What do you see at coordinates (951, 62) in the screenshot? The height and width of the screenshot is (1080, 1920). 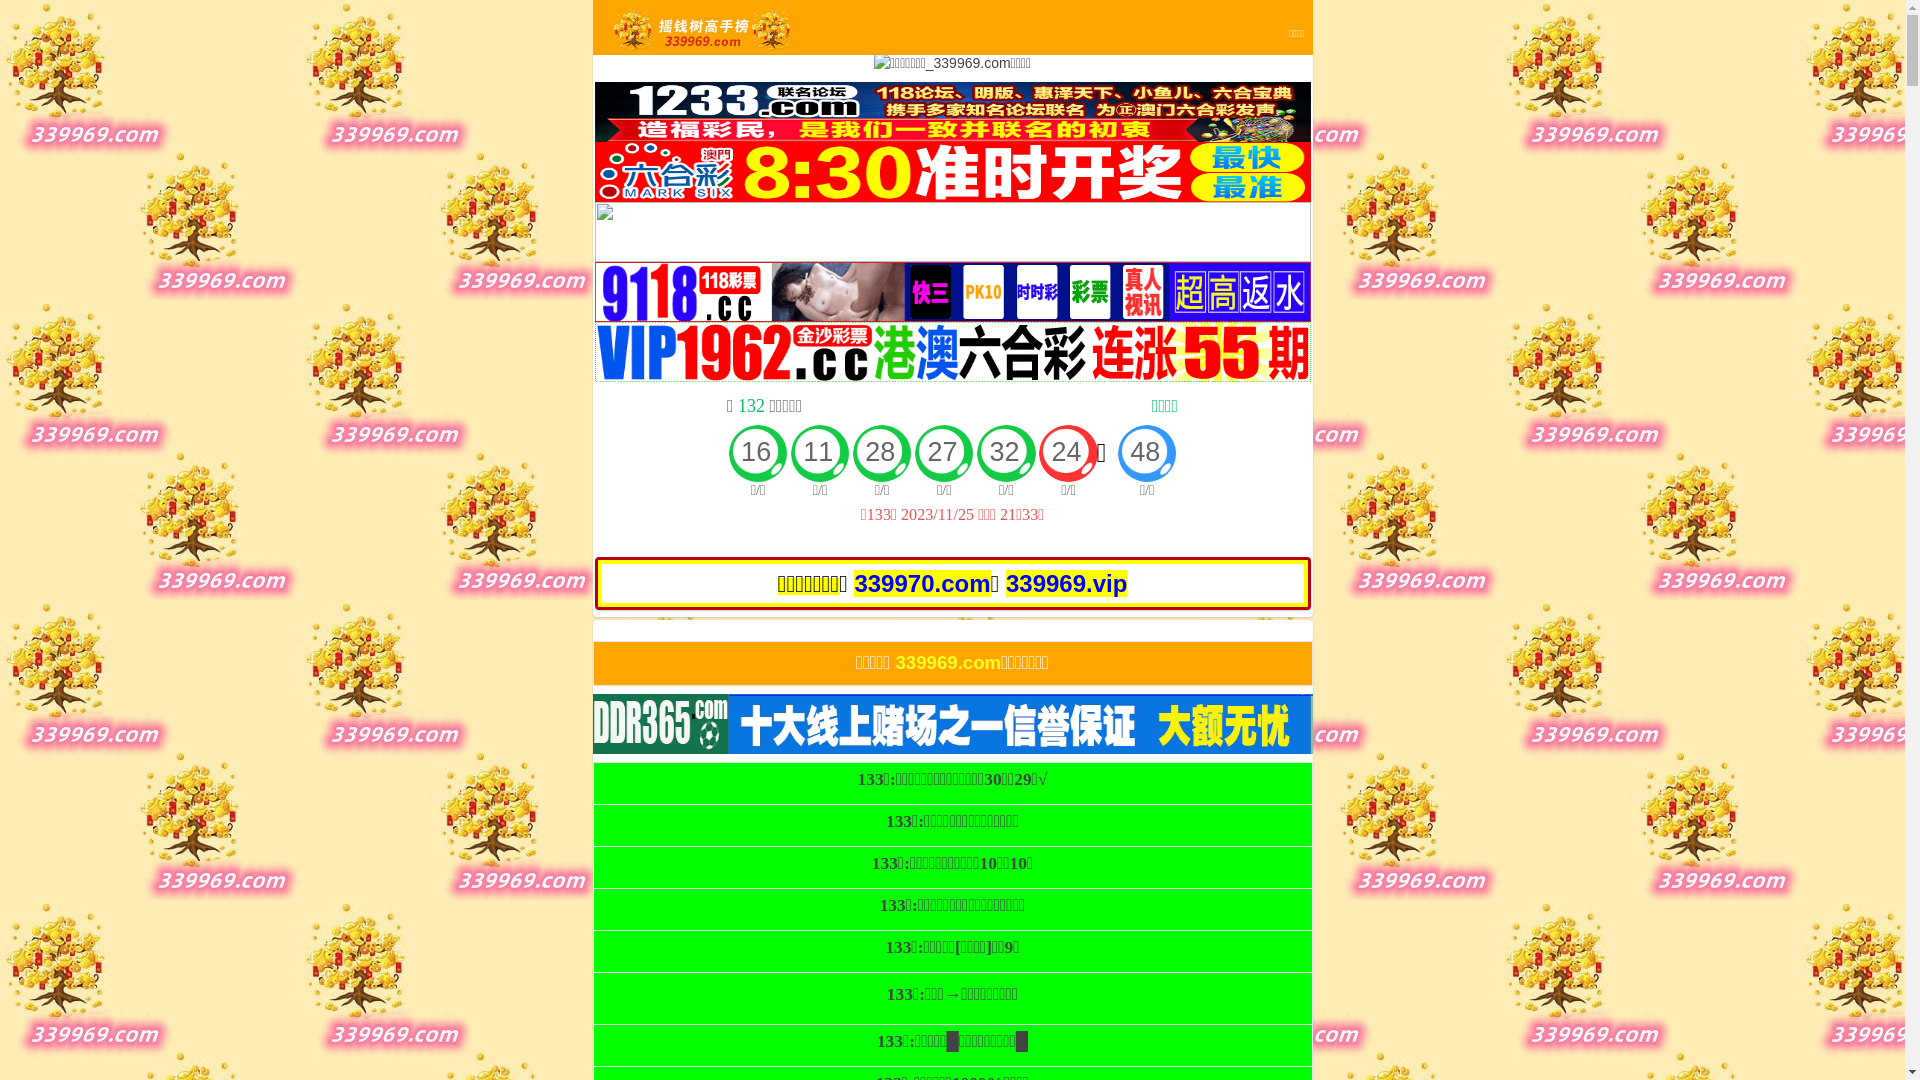 I see `'0'` at bounding box center [951, 62].